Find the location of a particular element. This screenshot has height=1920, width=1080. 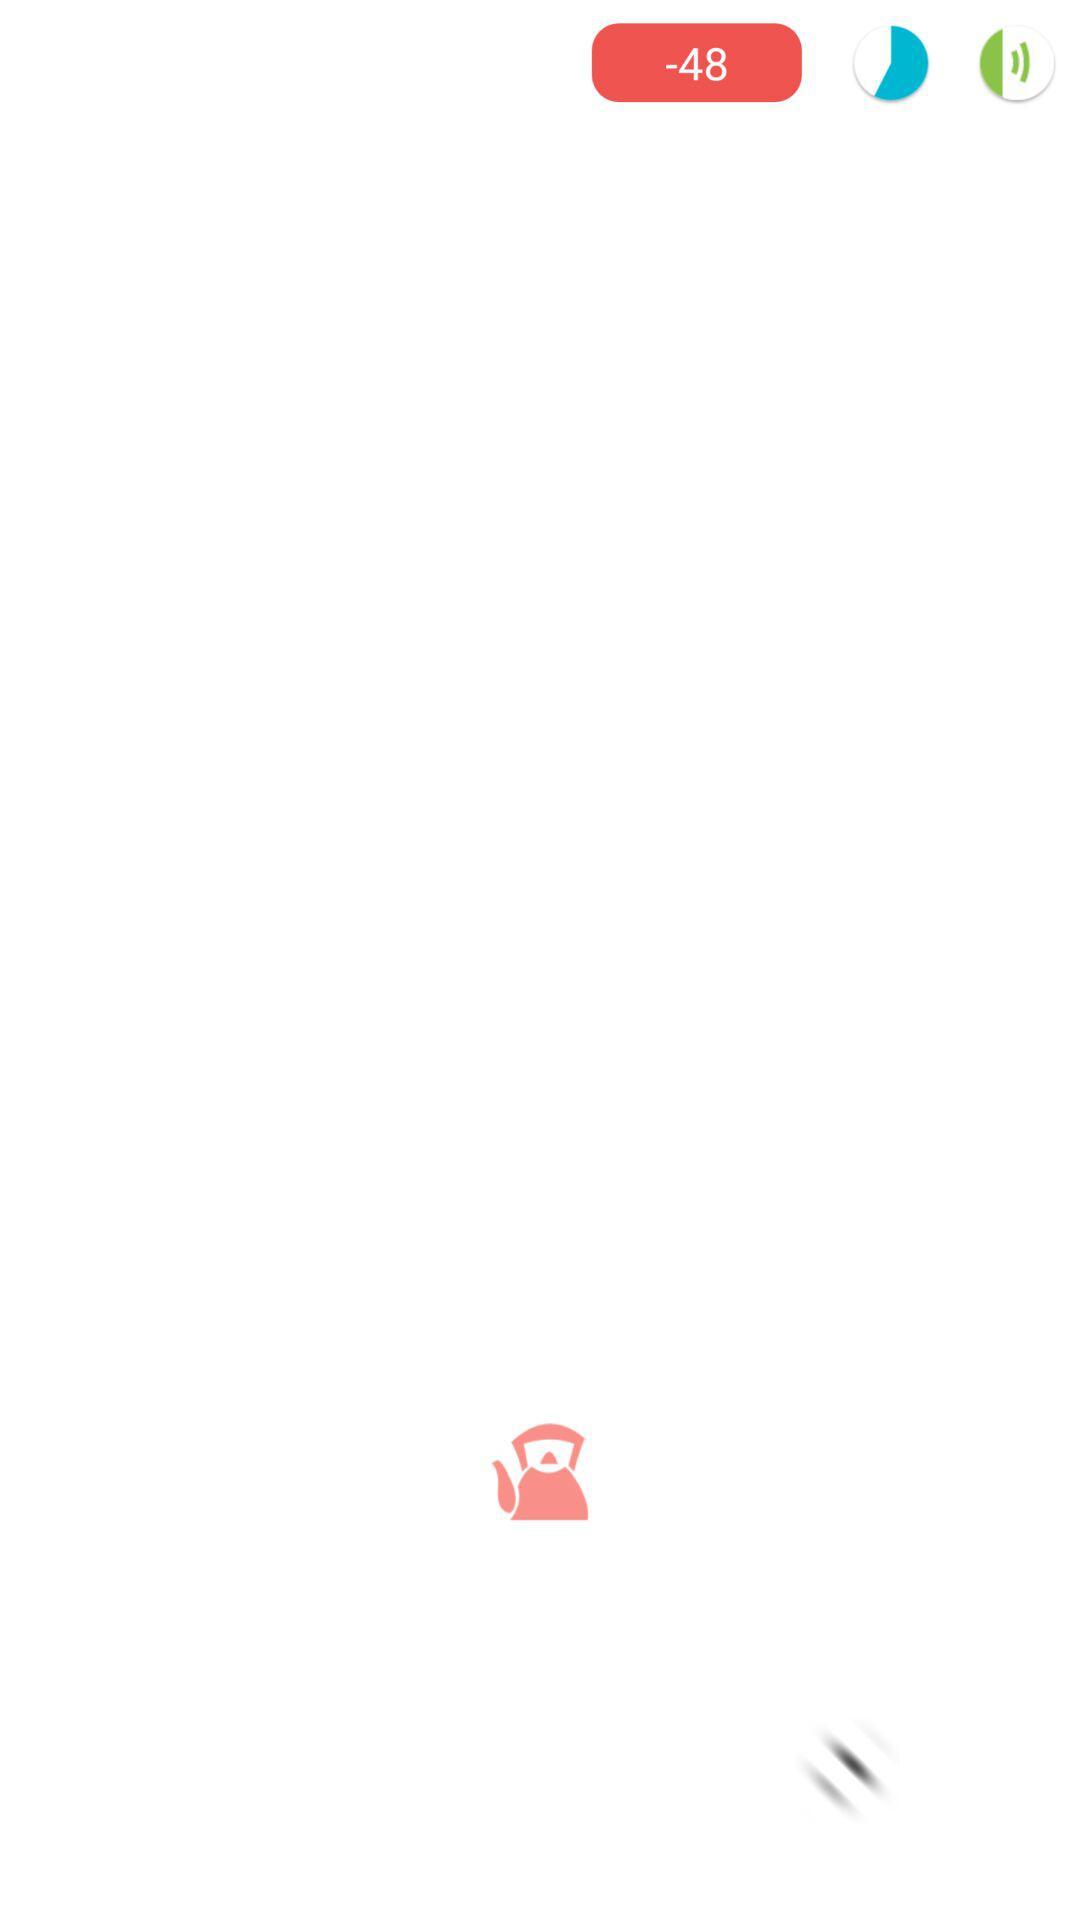

the navigation icon is located at coordinates (847, 1770).